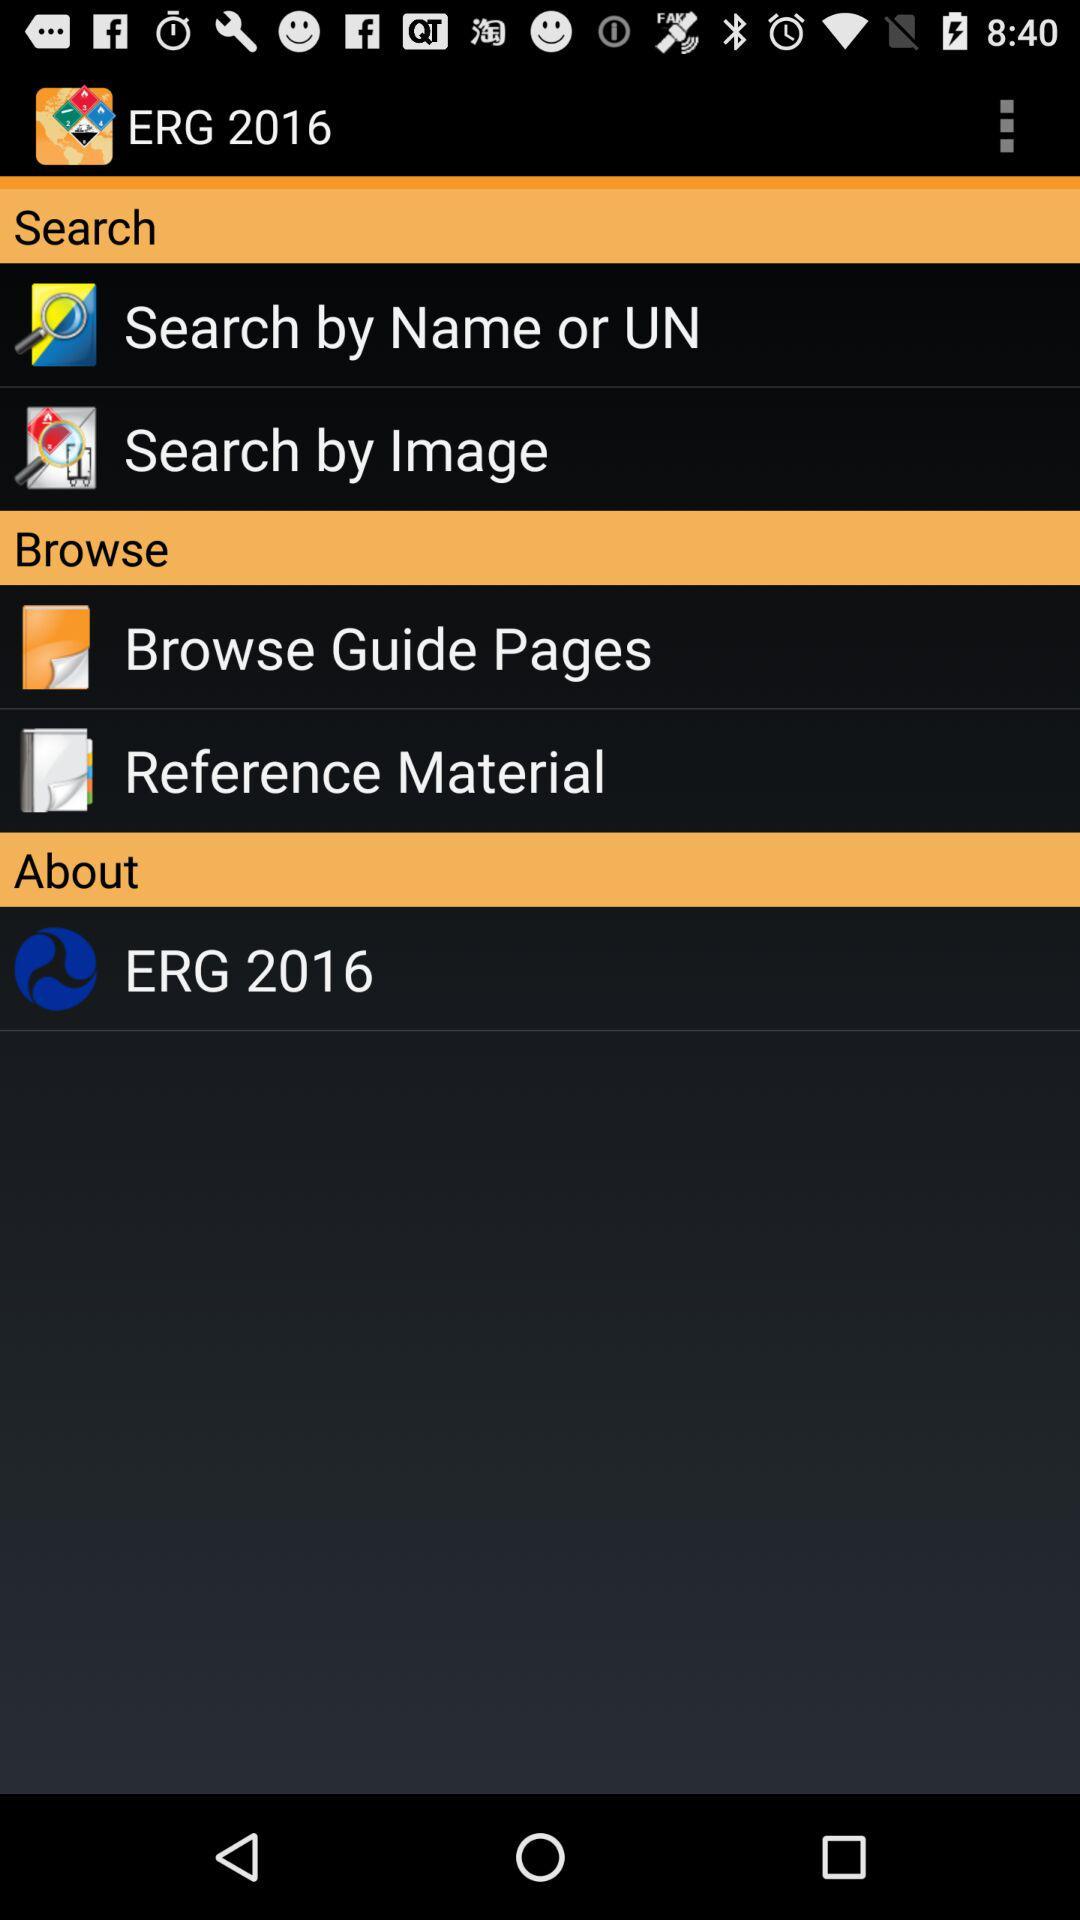 The image size is (1080, 1920). Describe the element at coordinates (540, 869) in the screenshot. I see `the app below the reference material app` at that location.